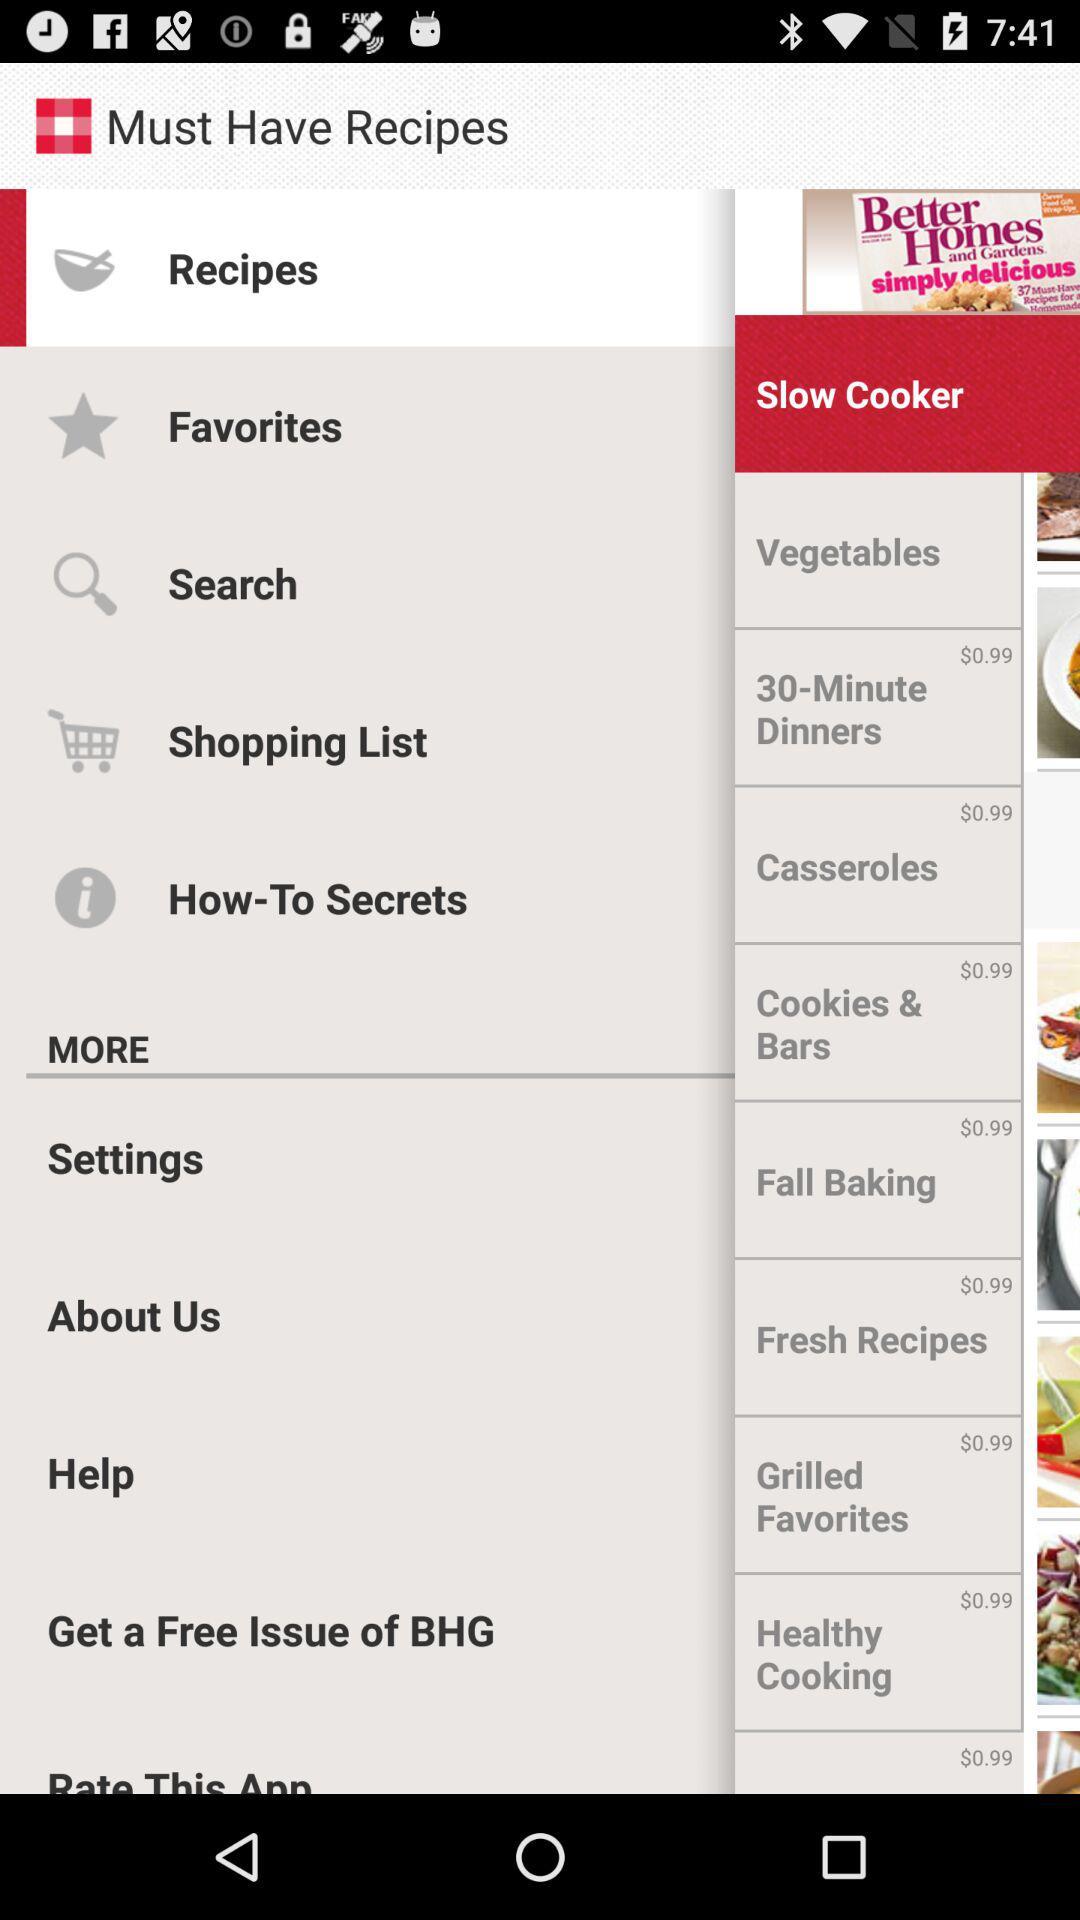 The height and width of the screenshot is (1920, 1080). What do you see at coordinates (878, 1496) in the screenshot?
I see `the grilled favorites icon` at bounding box center [878, 1496].